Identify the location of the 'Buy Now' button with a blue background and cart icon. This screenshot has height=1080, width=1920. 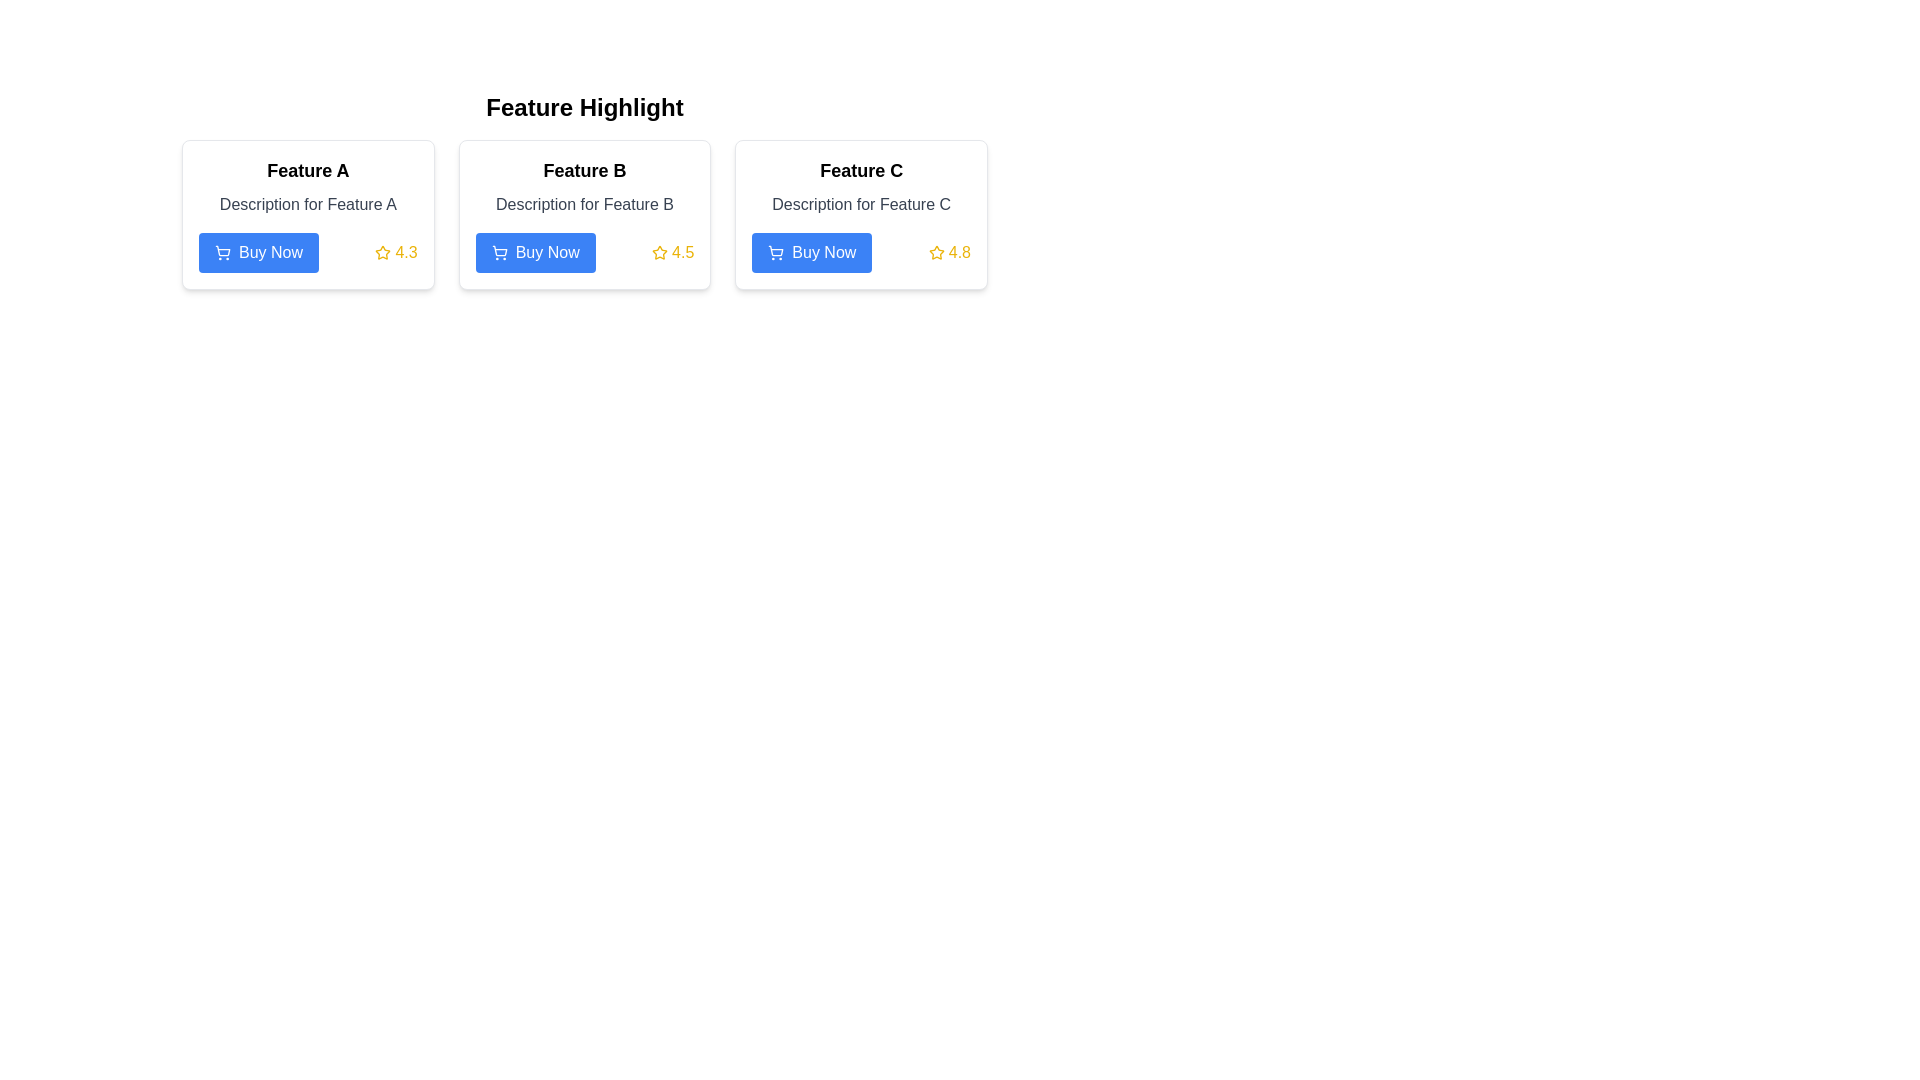
(535, 252).